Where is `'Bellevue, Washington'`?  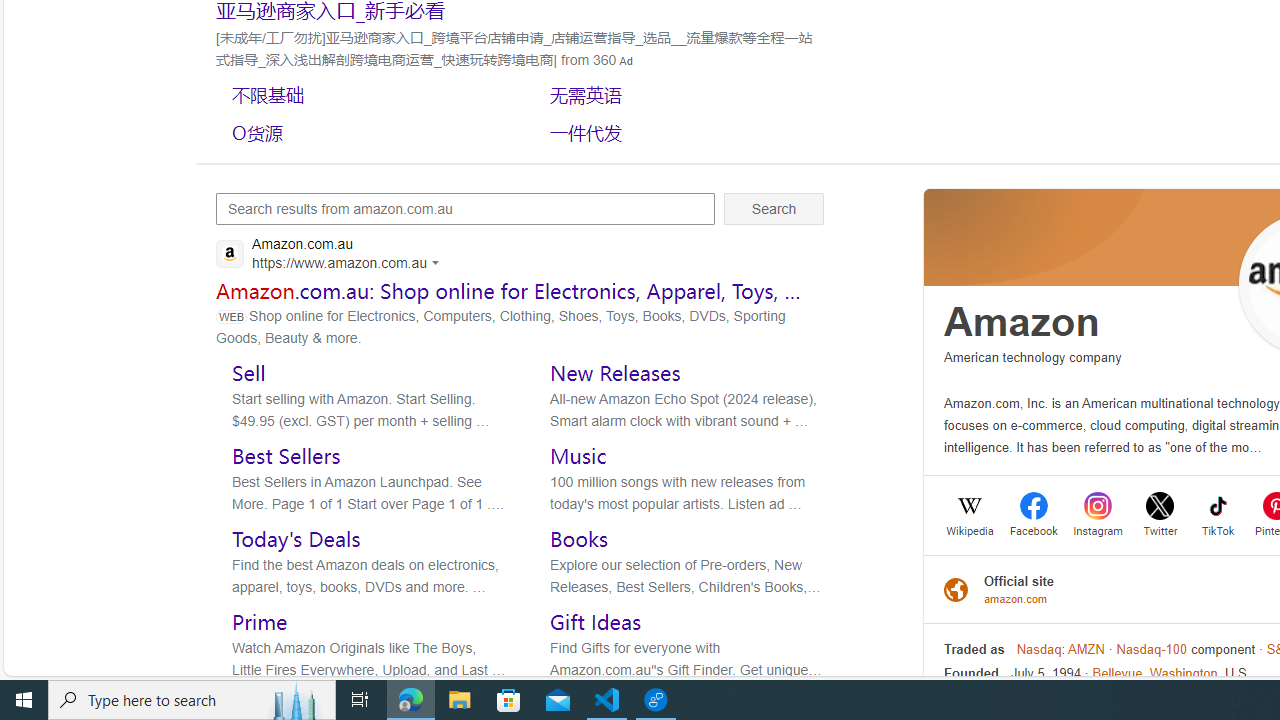 'Bellevue, Washington' is located at coordinates (1155, 673).